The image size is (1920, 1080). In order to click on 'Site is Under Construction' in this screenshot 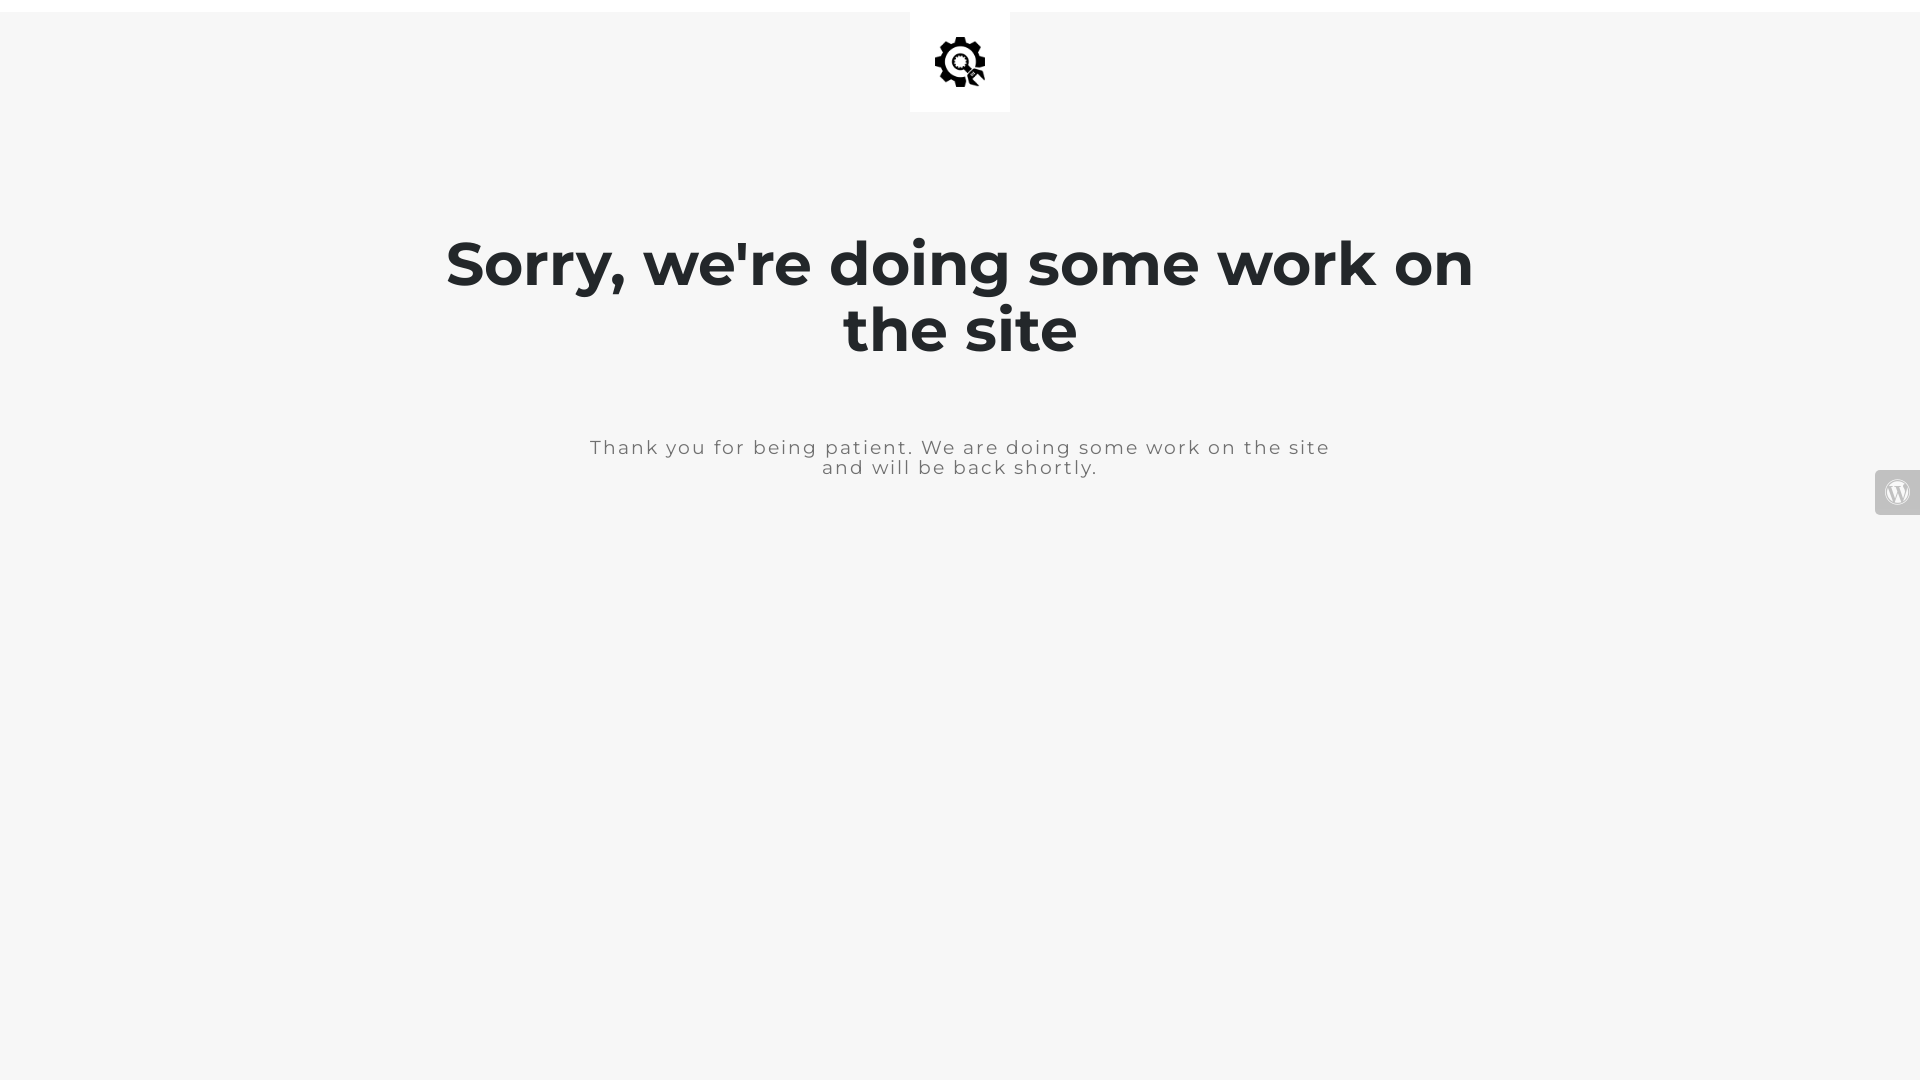, I will do `click(960, 60)`.